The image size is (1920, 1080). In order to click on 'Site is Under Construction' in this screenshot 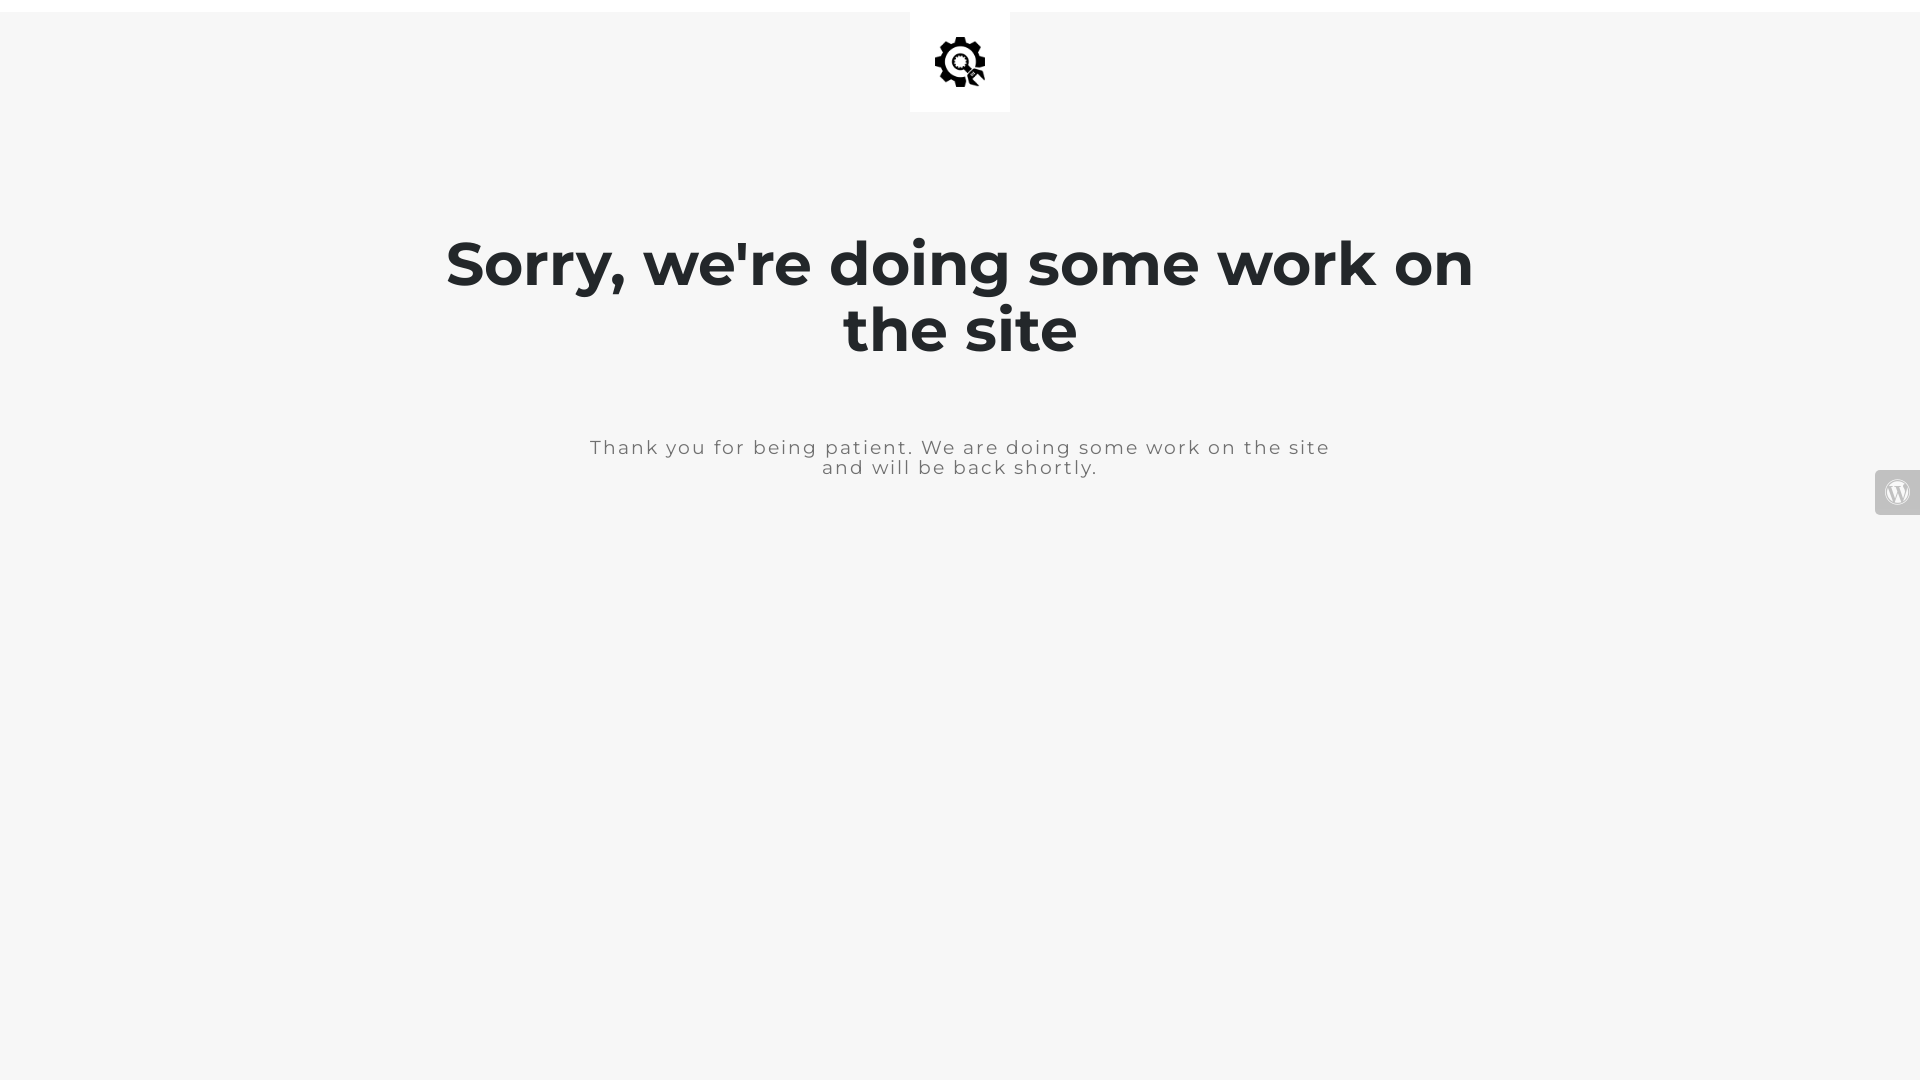, I will do `click(960, 60)`.